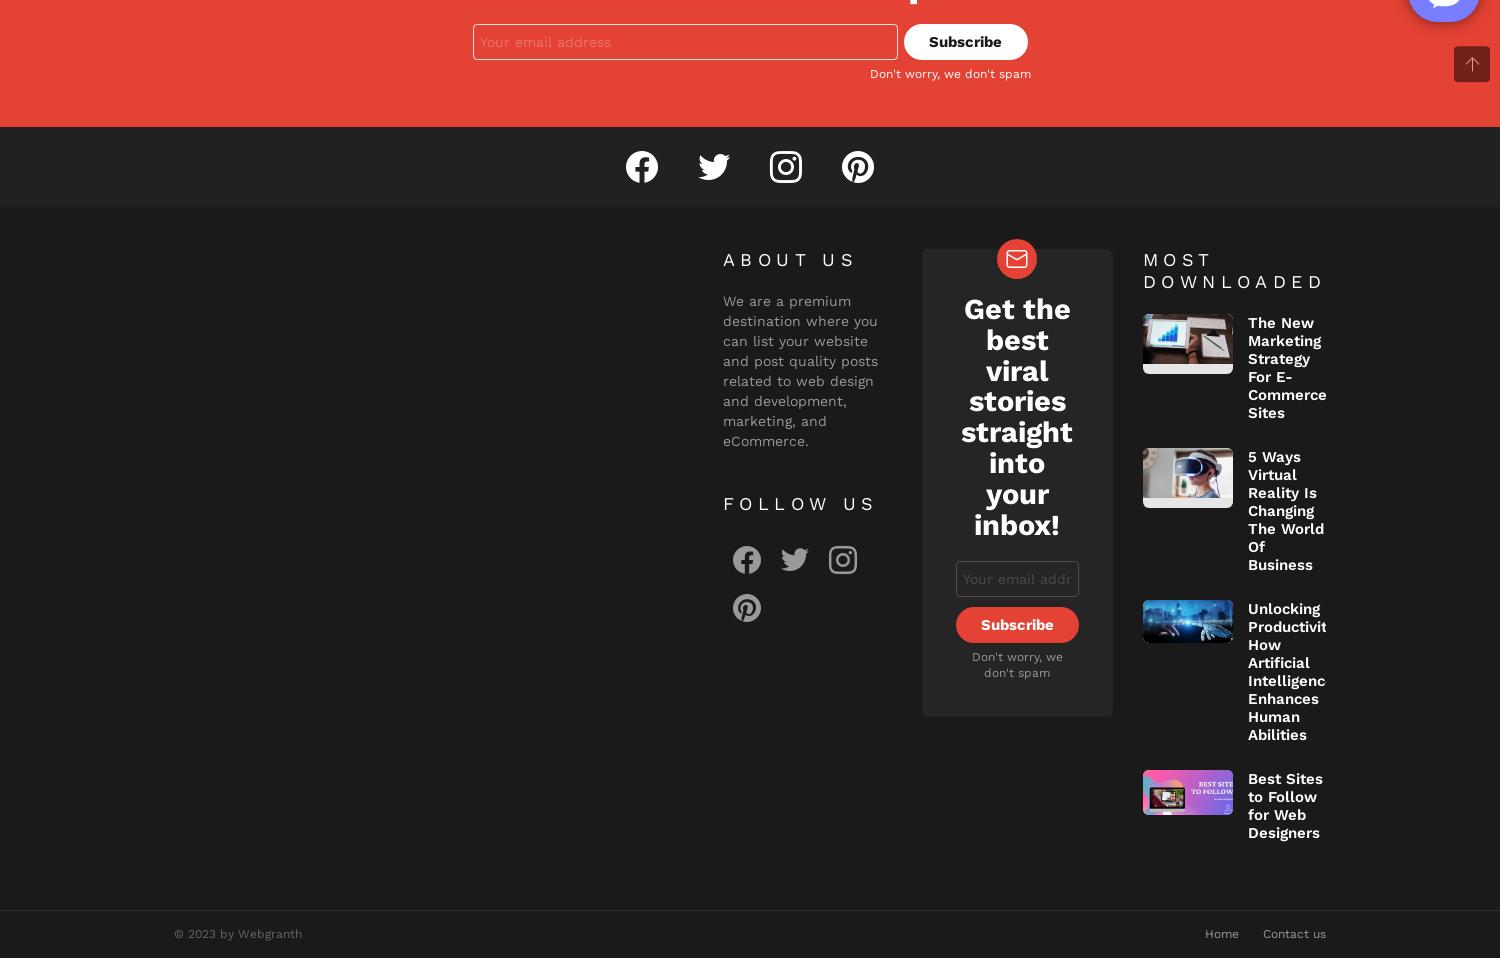 The width and height of the screenshot is (1500, 958). Describe the element at coordinates (800, 502) in the screenshot. I see `'Follow us'` at that location.